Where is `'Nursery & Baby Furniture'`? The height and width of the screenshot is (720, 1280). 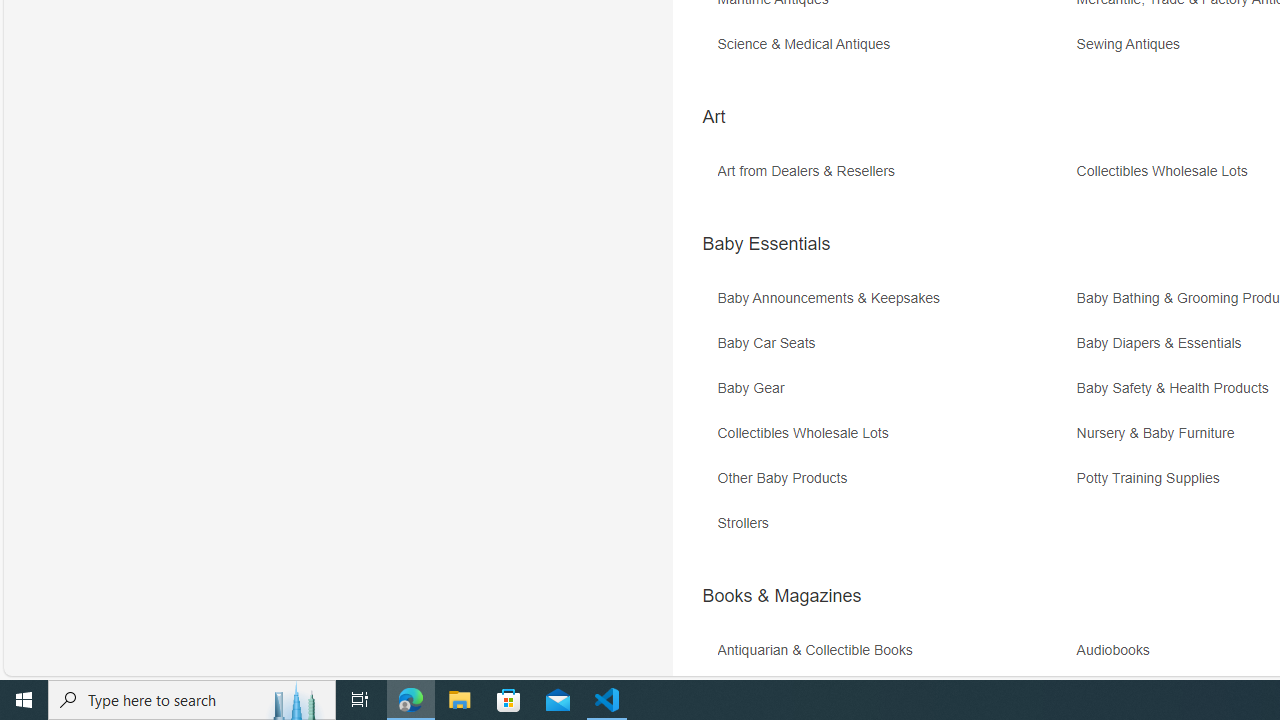 'Nursery & Baby Furniture' is located at coordinates (1160, 432).